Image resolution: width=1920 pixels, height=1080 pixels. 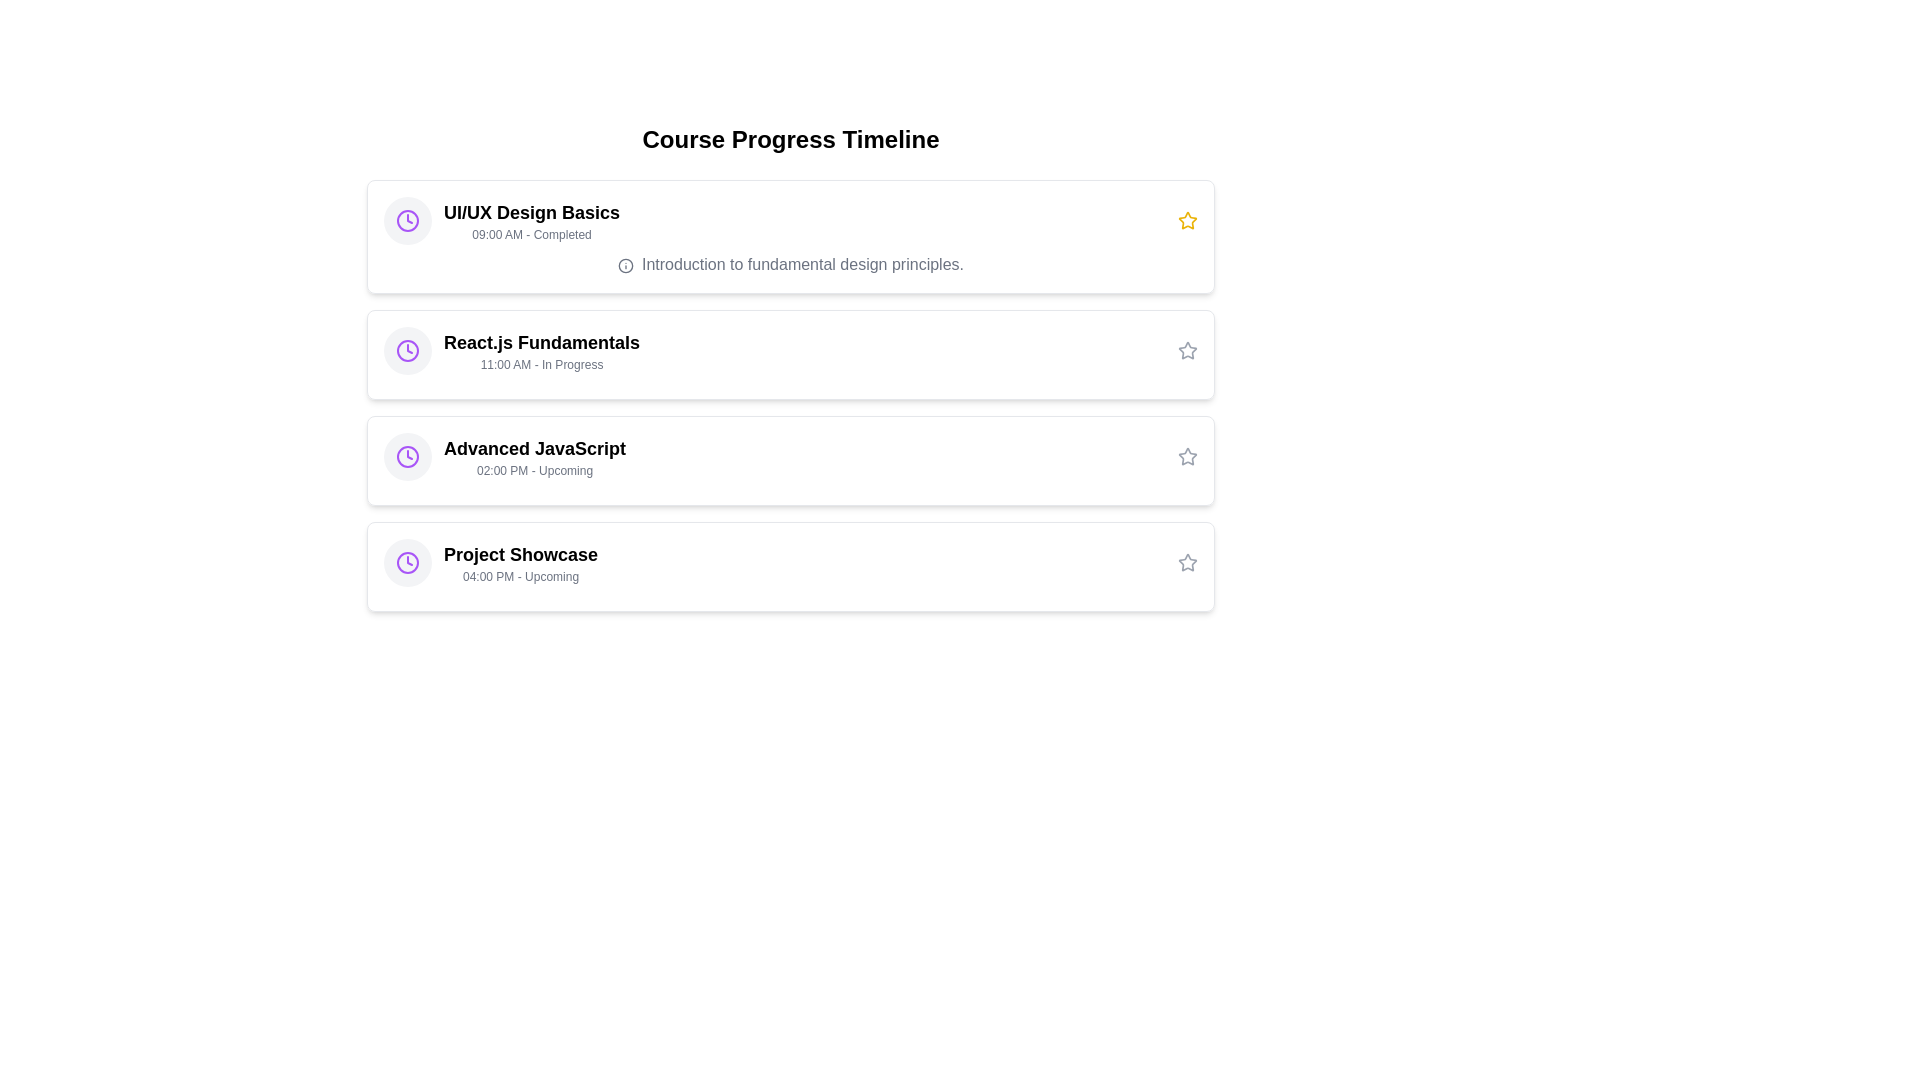 I want to click on the Text Label displaying 'React.js Fundamentals', which is the title of the second section in the course progress timeline, so click(x=542, y=342).